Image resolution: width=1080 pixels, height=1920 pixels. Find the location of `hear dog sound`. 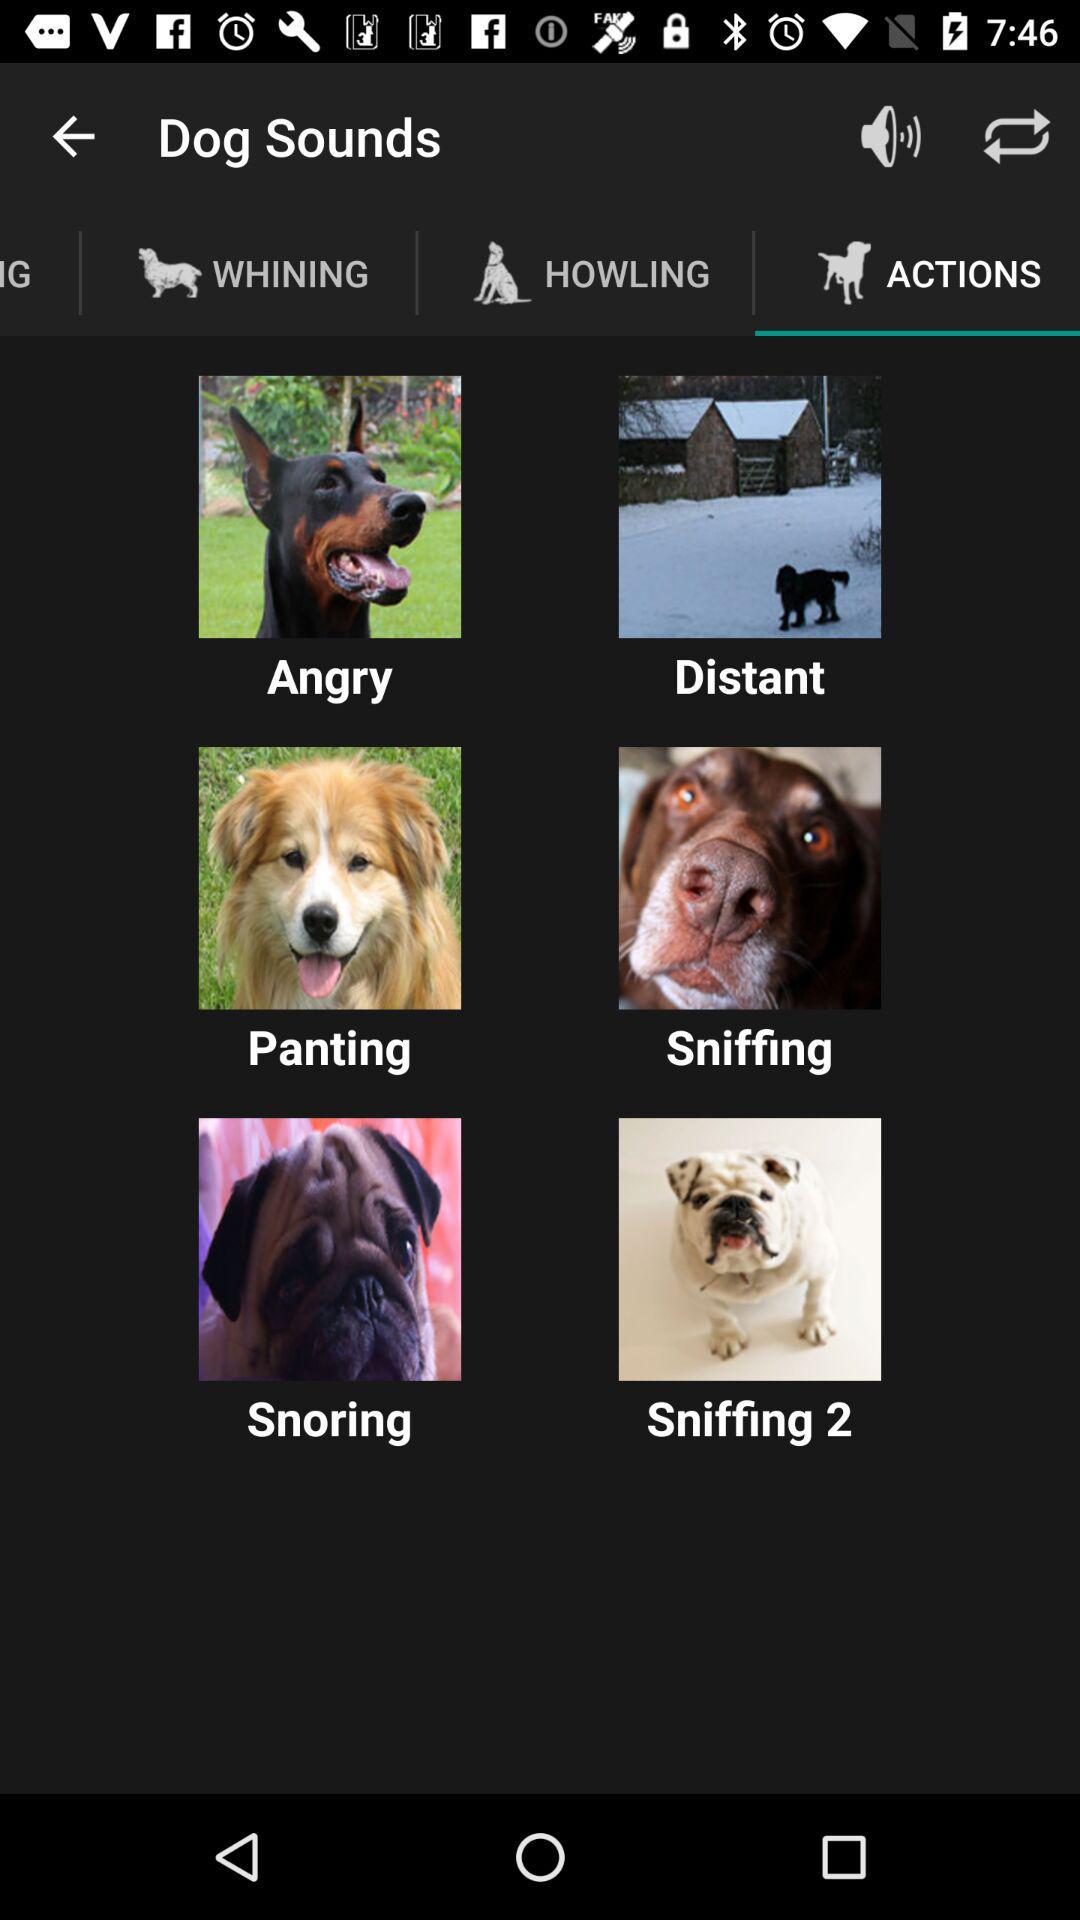

hear dog sound is located at coordinates (749, 878).